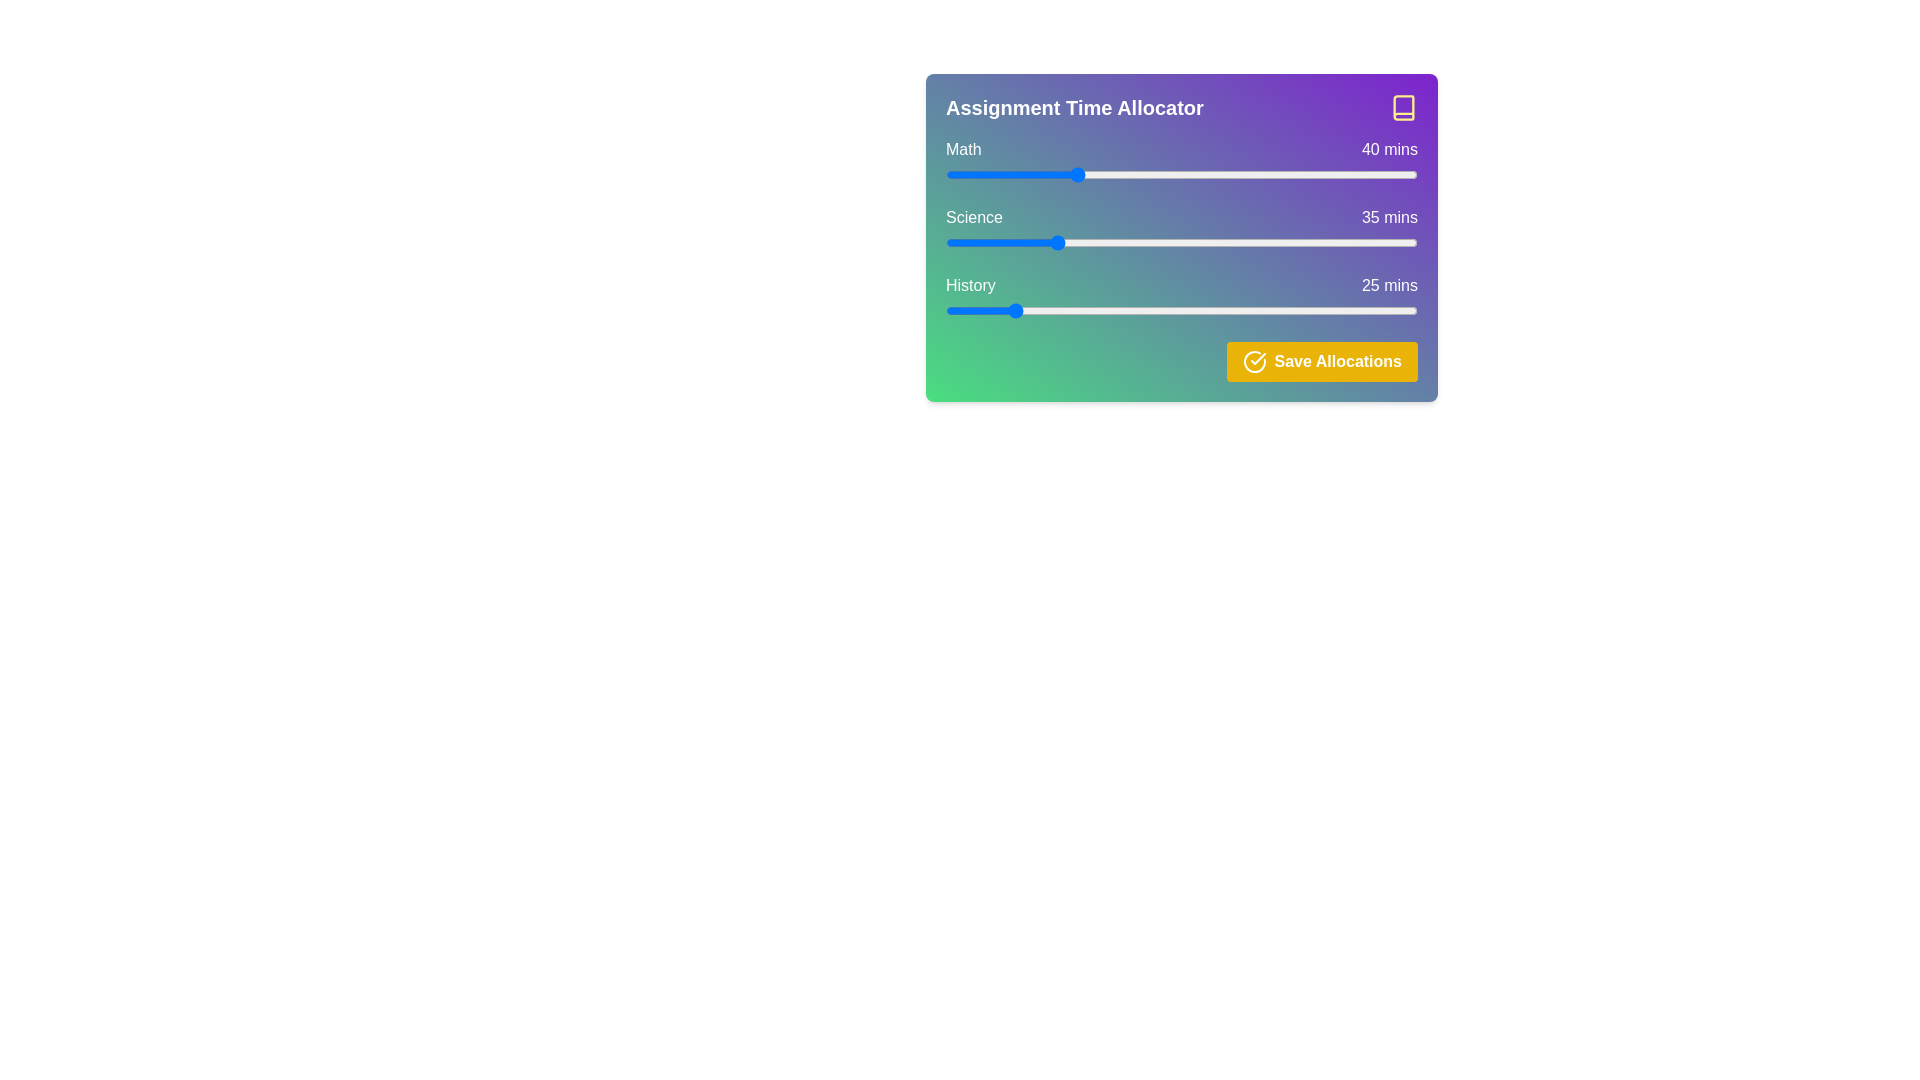 The width and height of the screenshot is (1920, 1080). Describe the element at coordinates (1321, 362) in the screenshot. I see `the save button located at the bottom-right corner of the 'Assignment Time Allocator' interface` at that location.